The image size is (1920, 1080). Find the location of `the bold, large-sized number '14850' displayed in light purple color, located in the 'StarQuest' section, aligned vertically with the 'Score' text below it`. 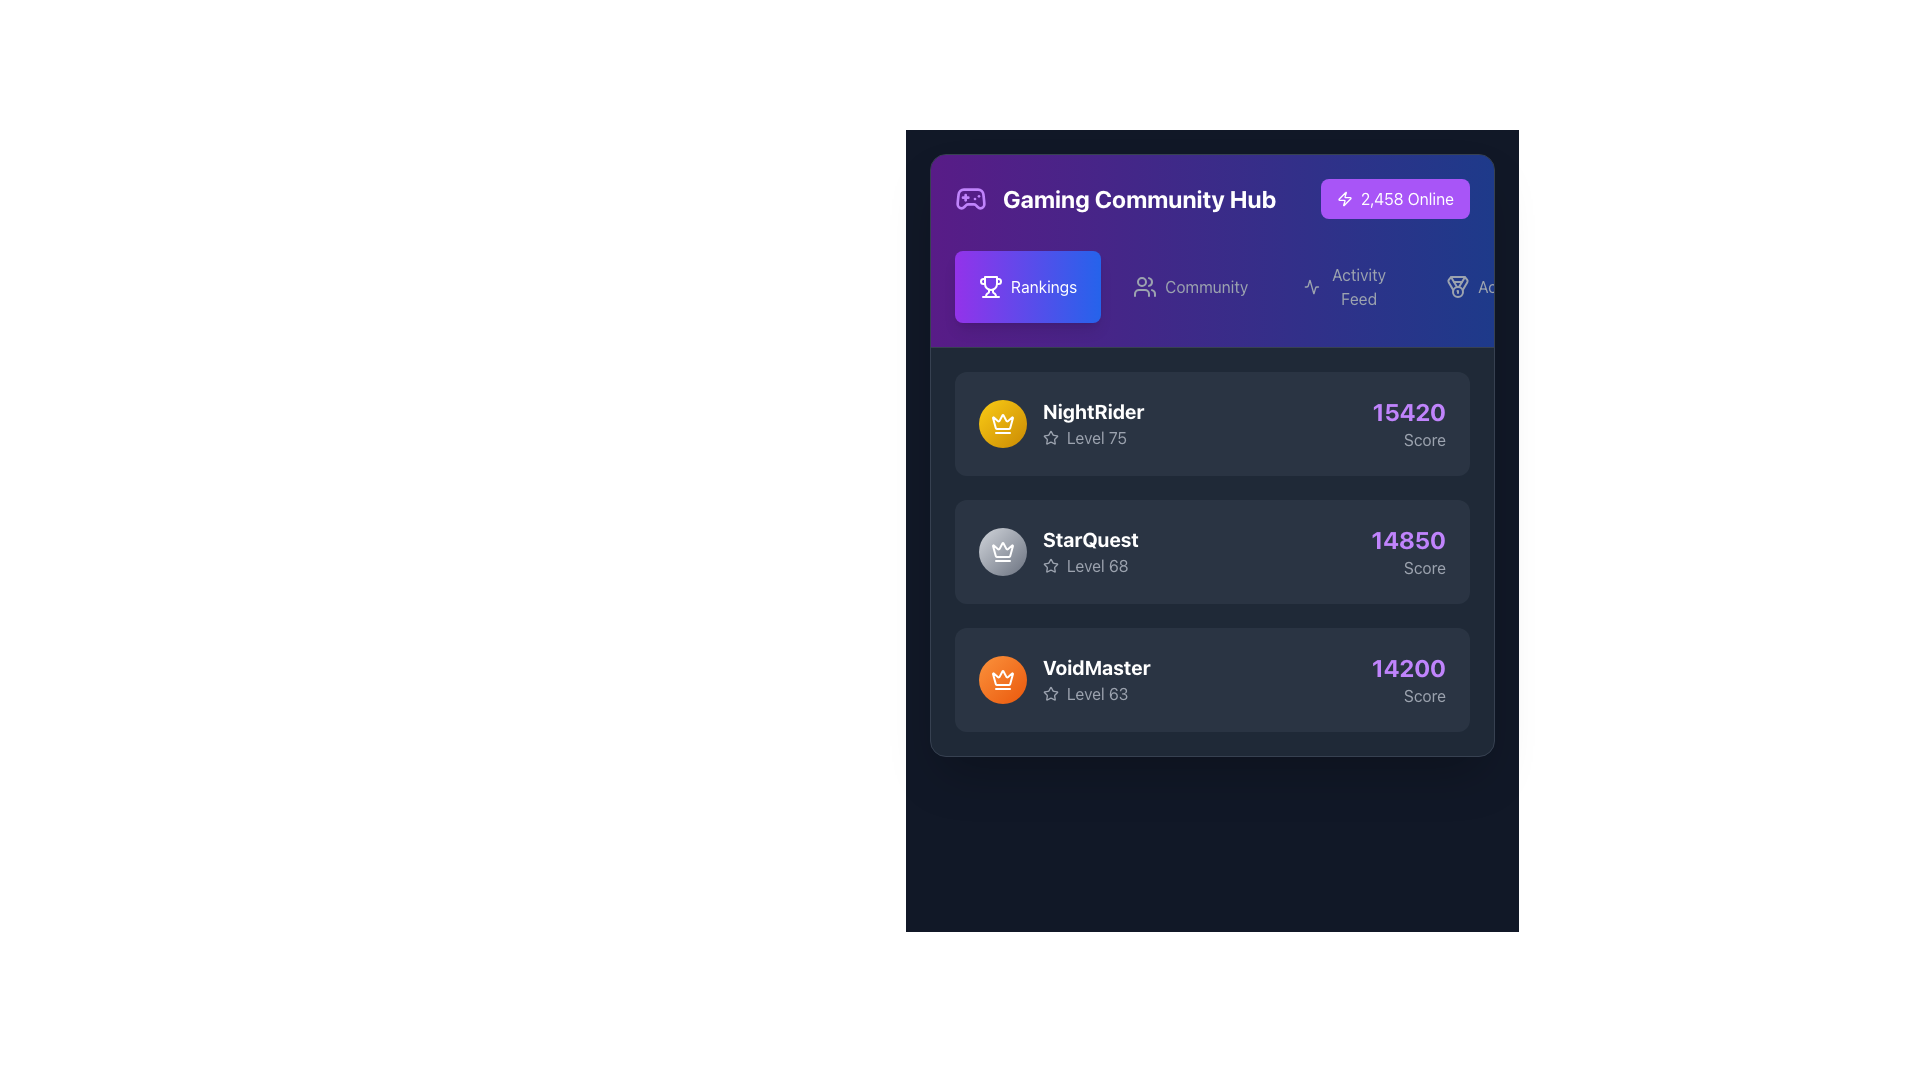

the bold, large-sized number '14850' displayed in light purple color, located in the 'StarQuest' section, aligned vertically with the 'Score' text below it is located at coordinates (1407, 540).